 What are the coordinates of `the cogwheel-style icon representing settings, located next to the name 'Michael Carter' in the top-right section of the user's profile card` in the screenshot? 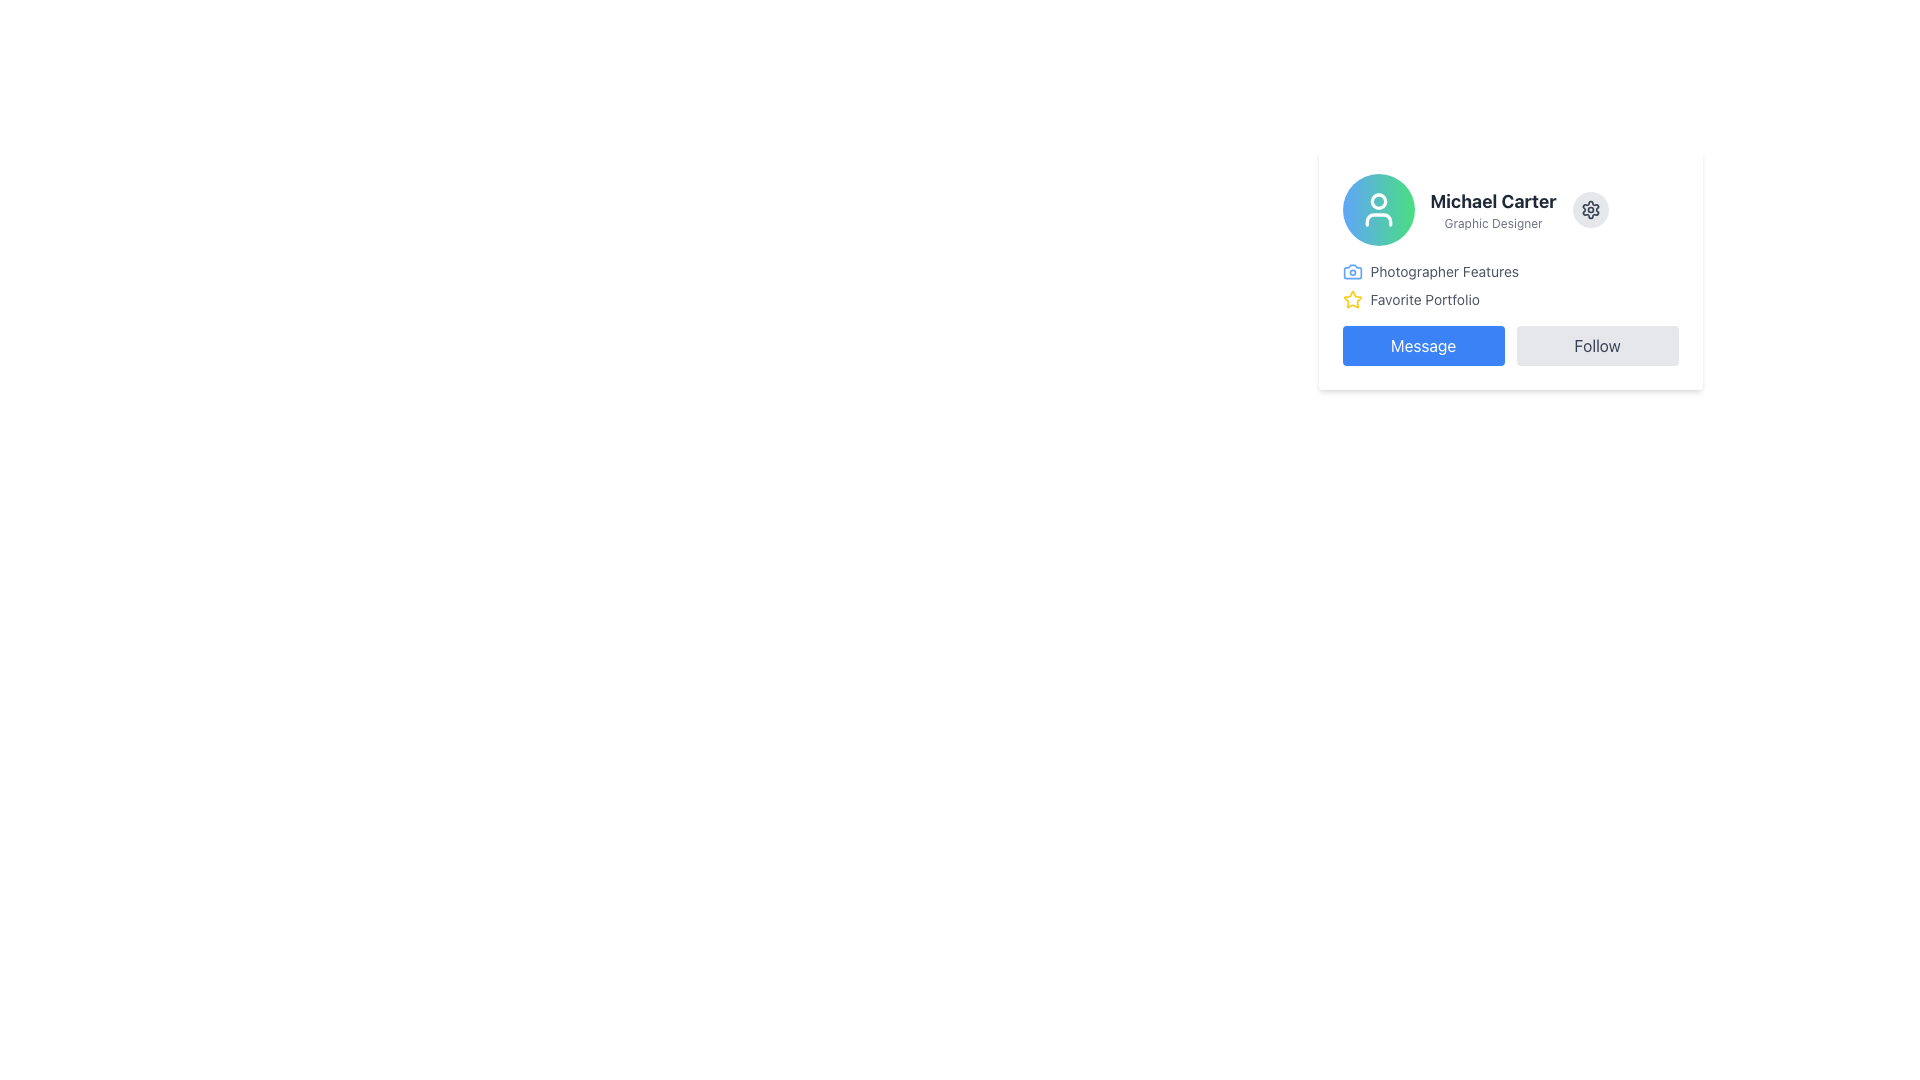 It's located at (1589, 209).